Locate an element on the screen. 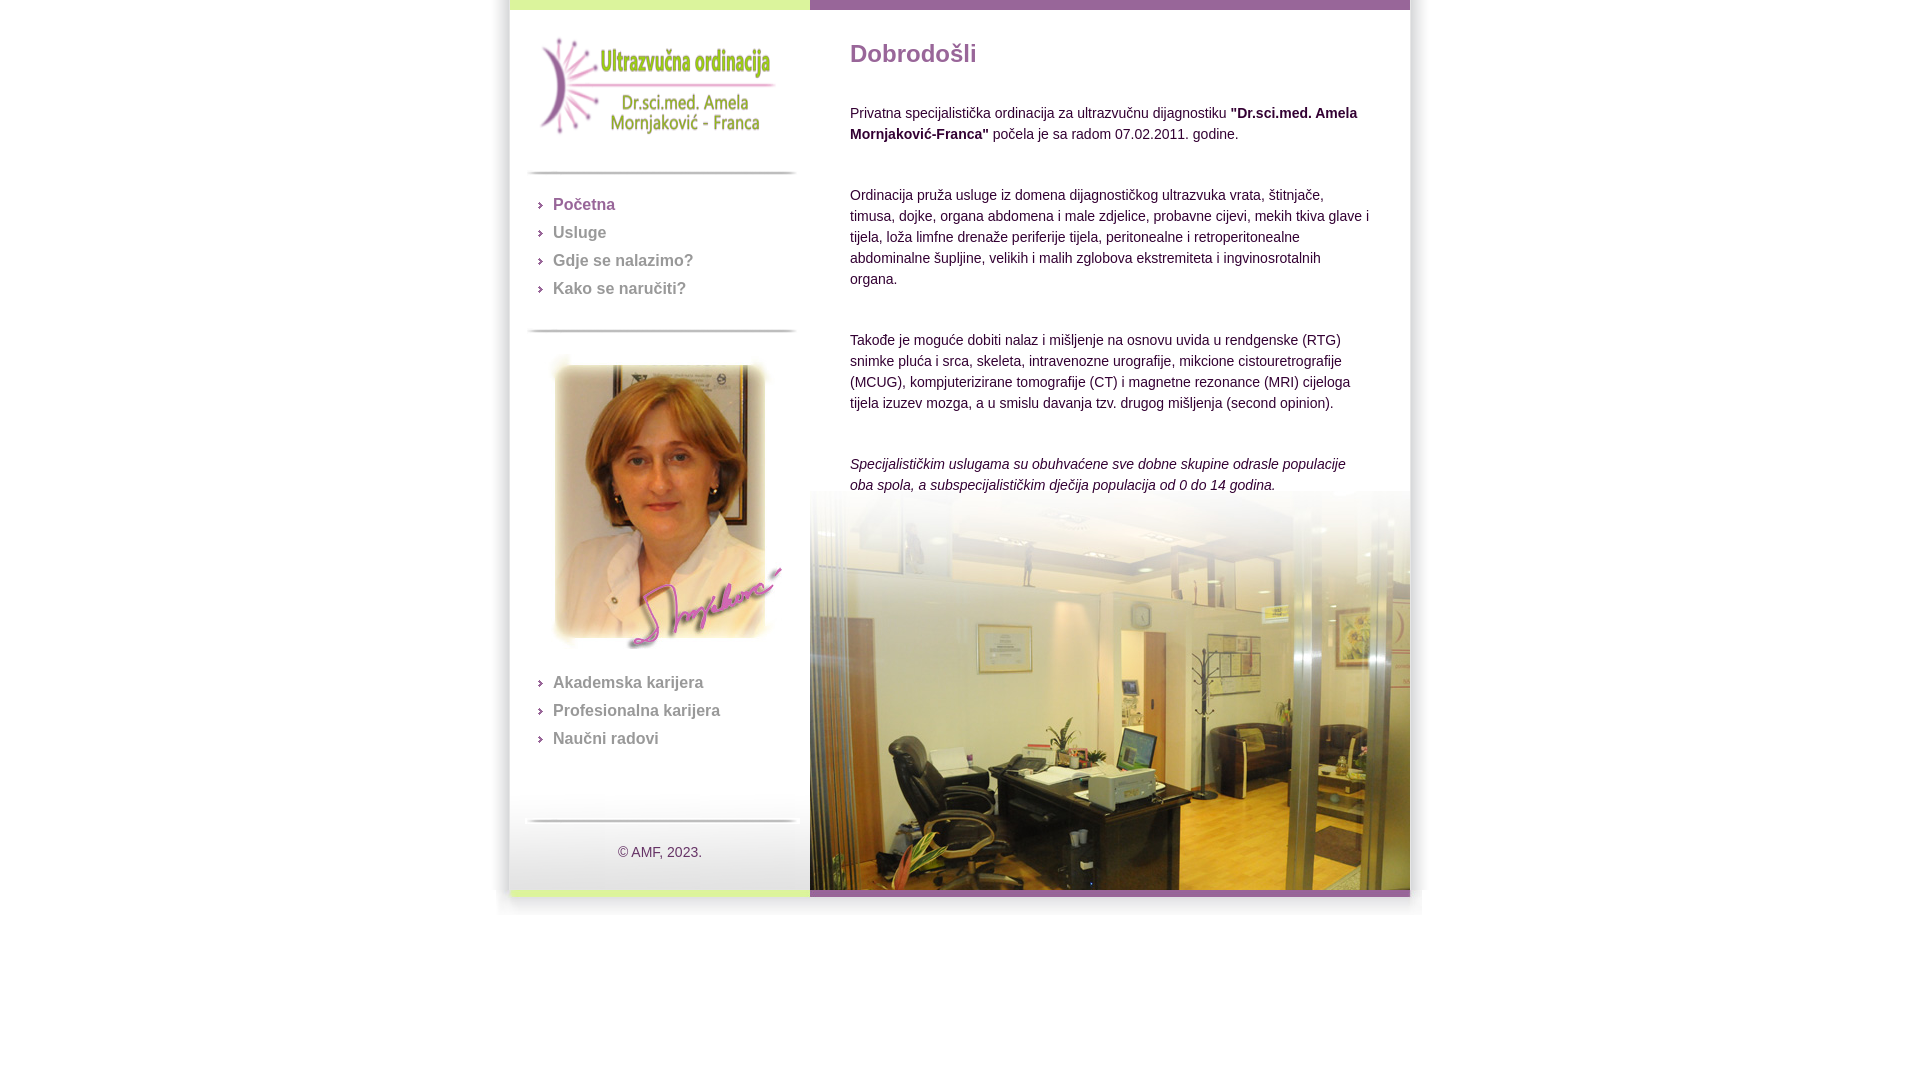 Image resolution: width=1920 pixels, height=1080 pixels. 'Profesionalna karijera' is located at coordinates (635, 709).